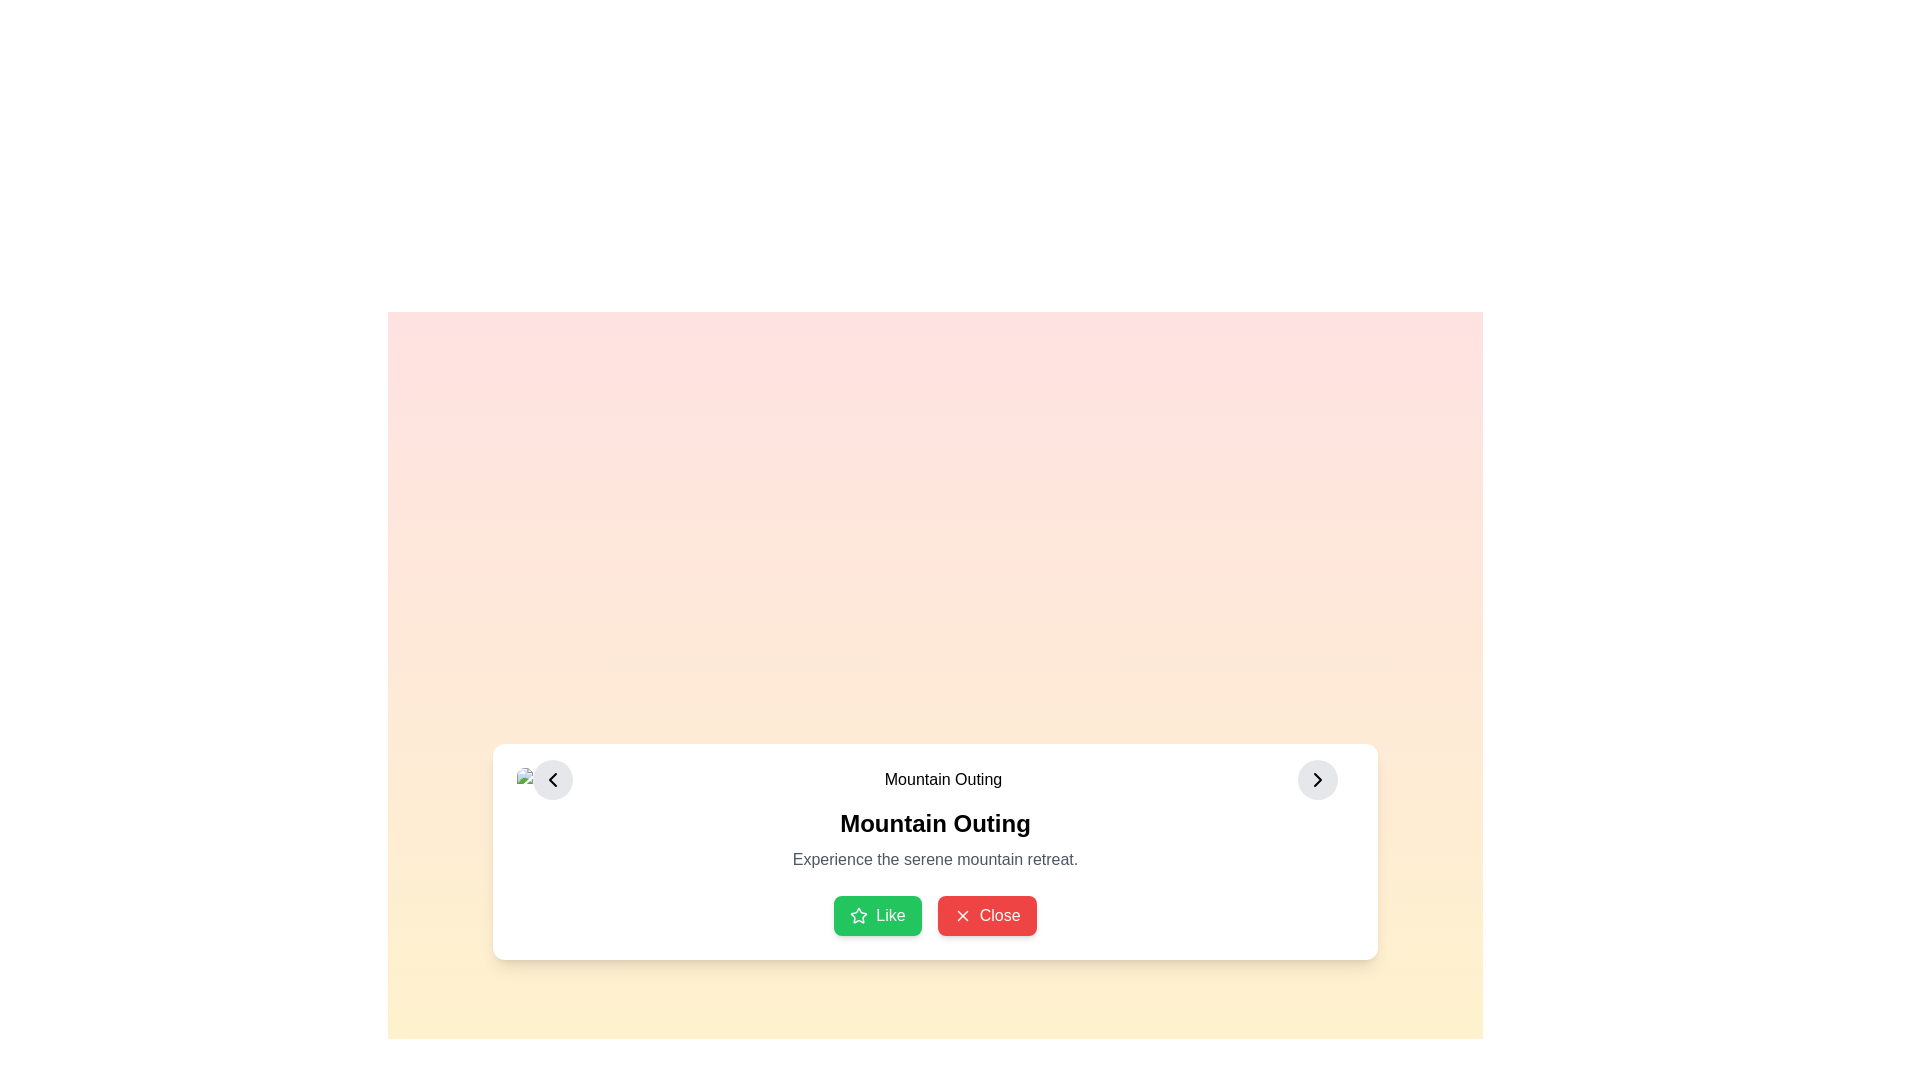 The width and height of the screenshot is (1920, 1080). I want to click on bolded title text 'Mountain Outing' displayed prominently at the upper section of the card layout, so click(934, 824).